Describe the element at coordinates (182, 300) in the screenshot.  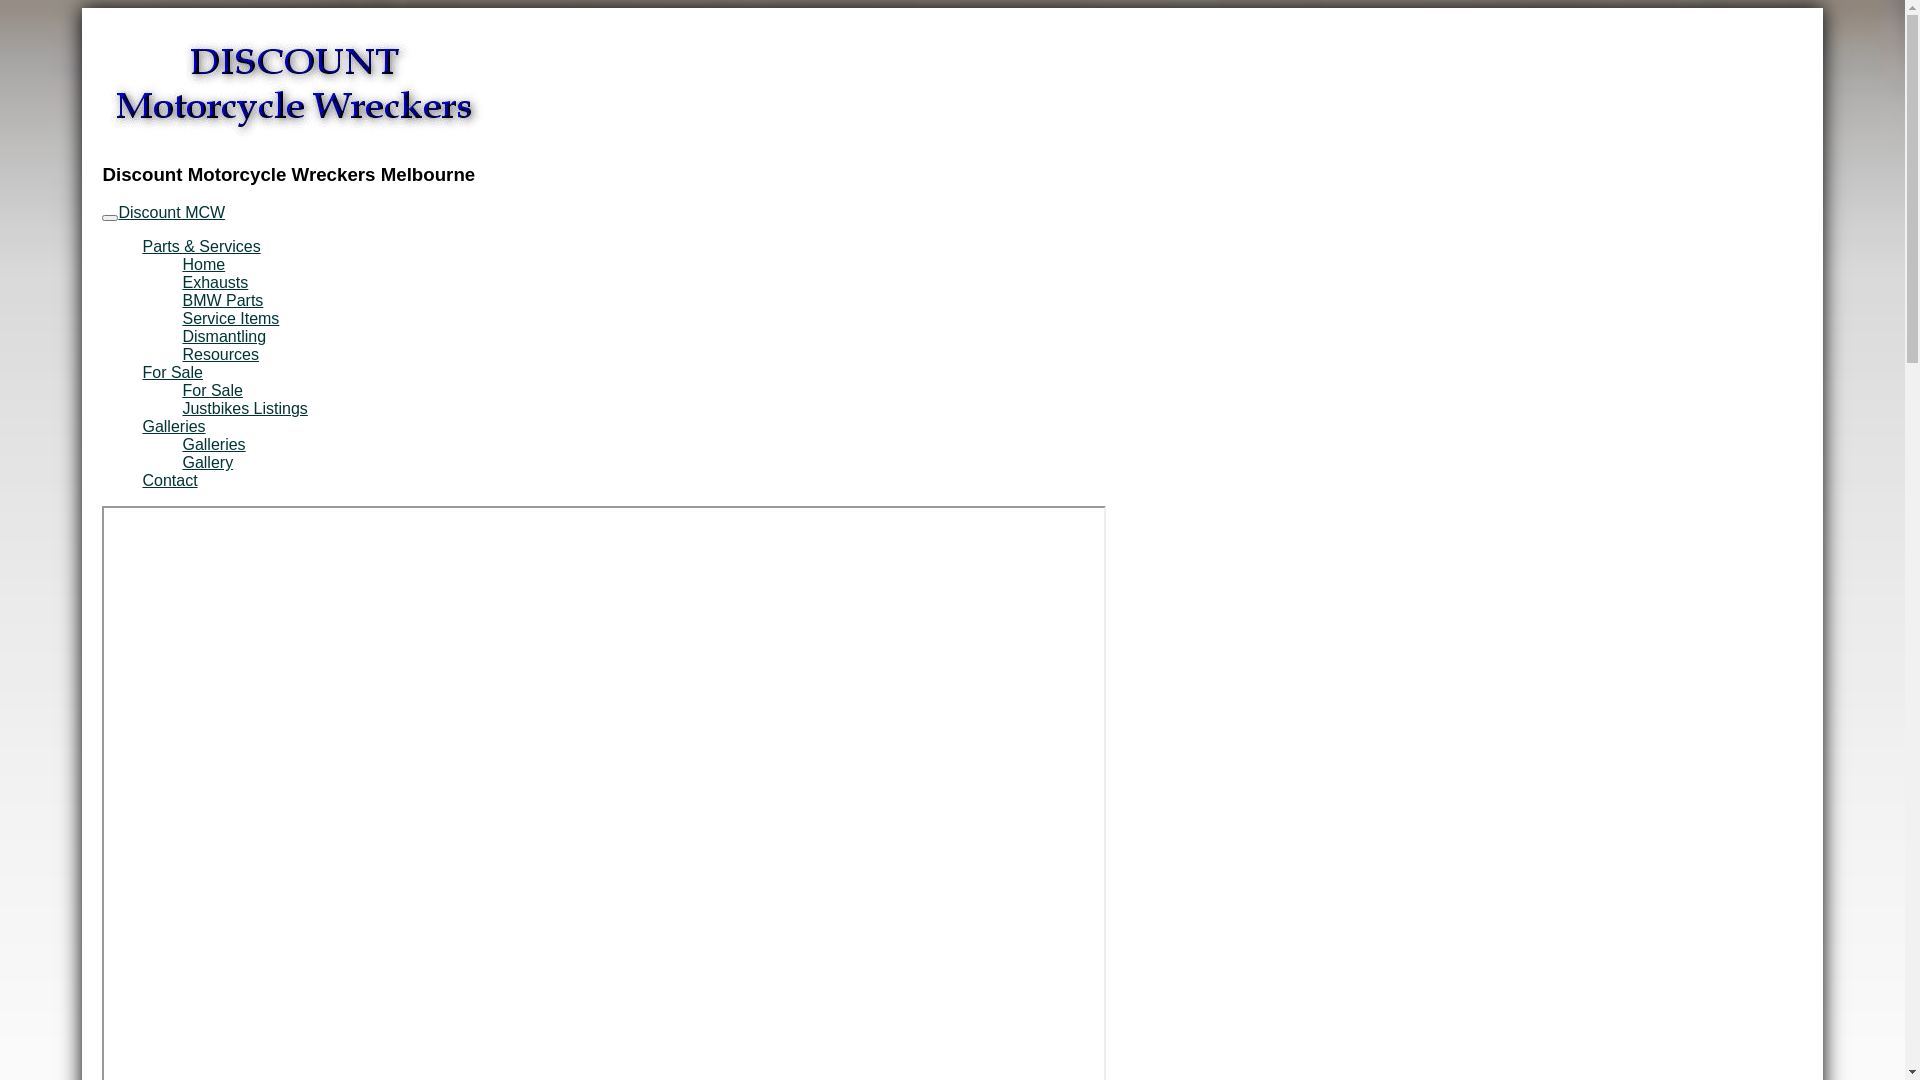
I see `'BMW Parts'` at that location.